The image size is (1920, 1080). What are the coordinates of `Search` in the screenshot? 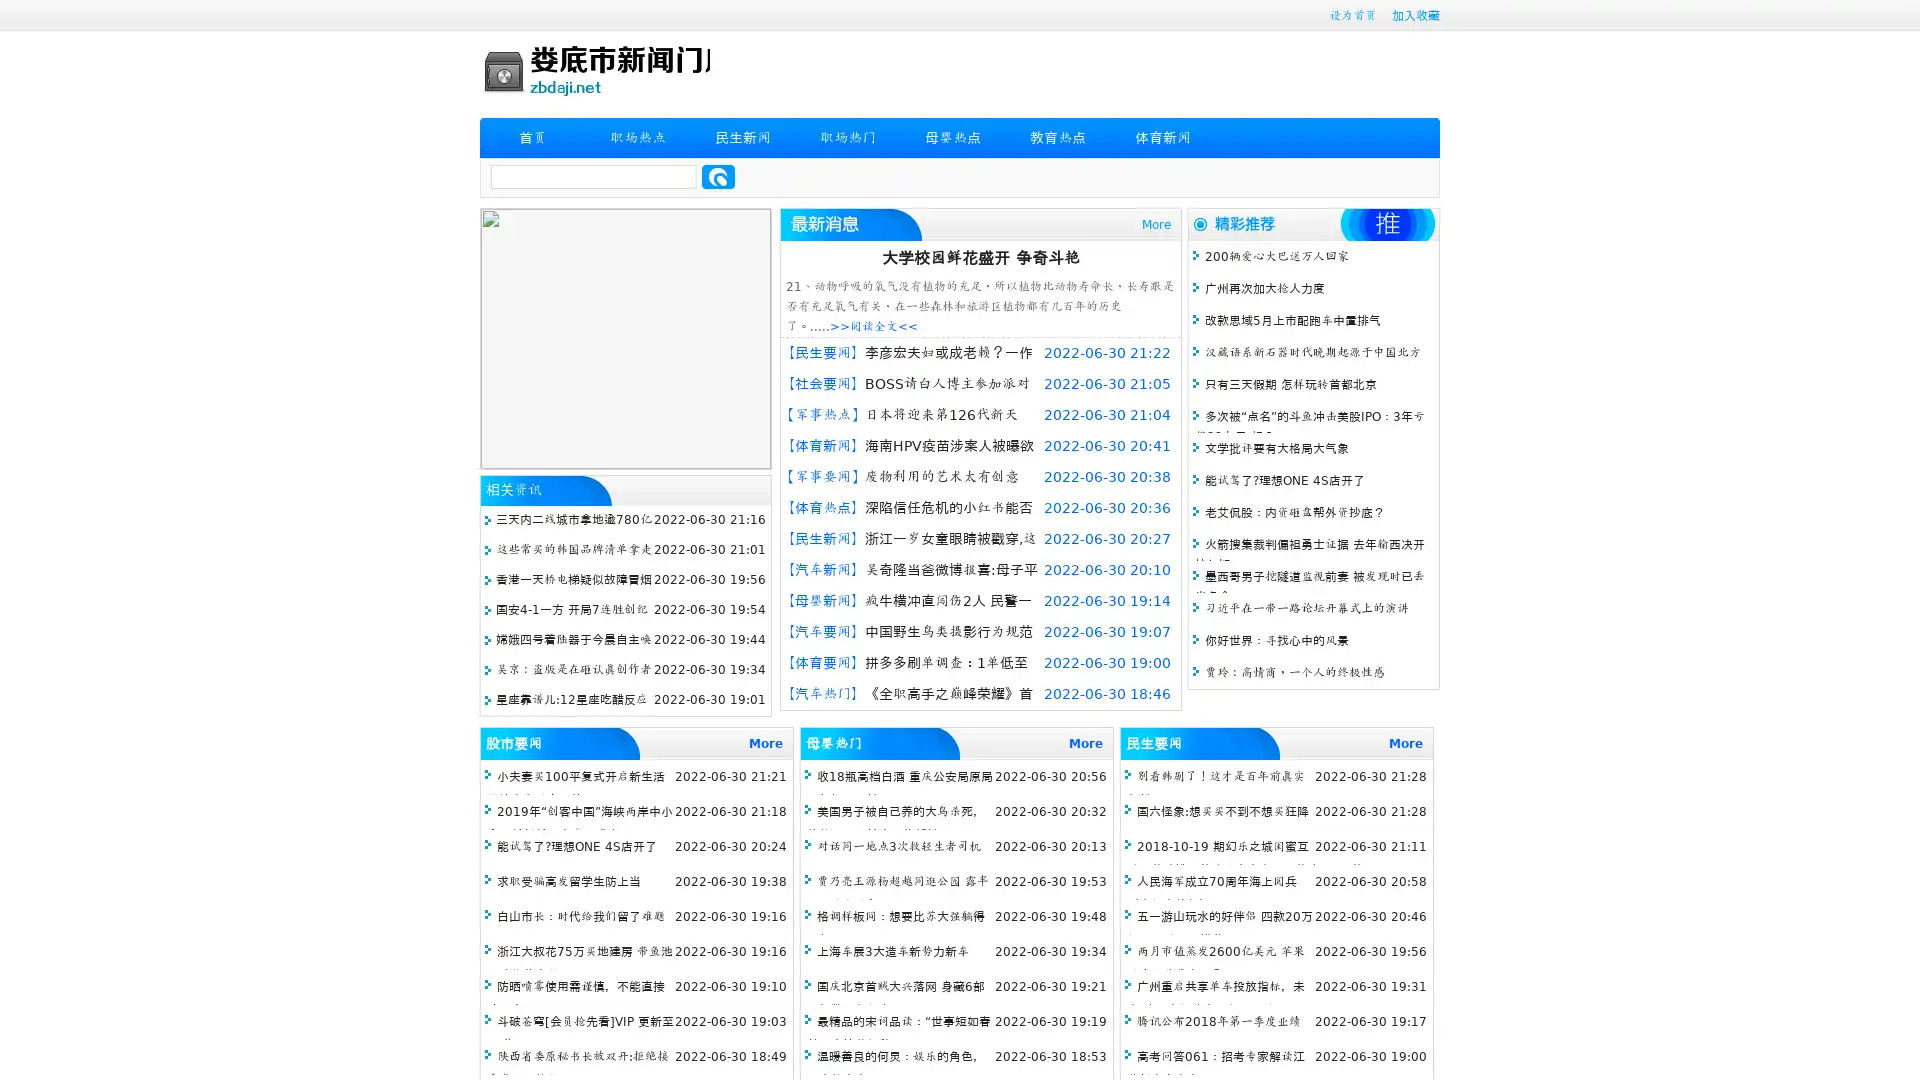 It's located at (718, 176).